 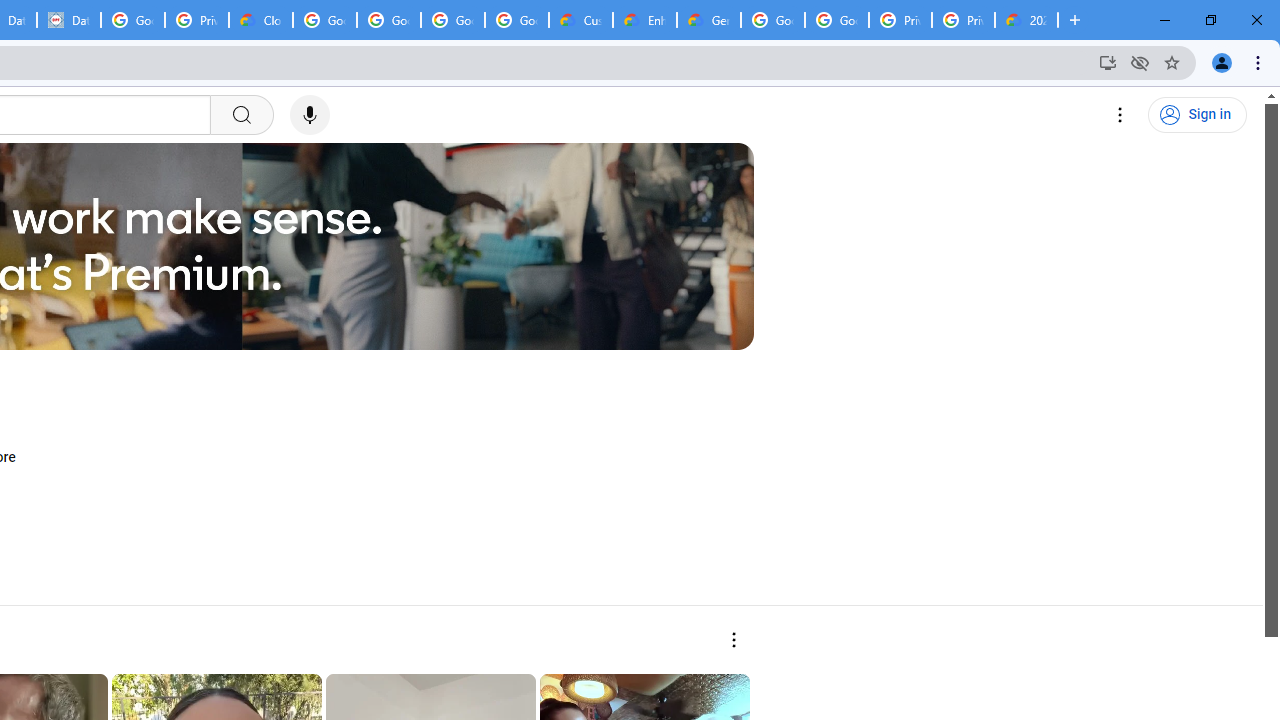 I want to click on 'Gemini for Business and Developers | Google Cloud', so click(x=709, y=20).